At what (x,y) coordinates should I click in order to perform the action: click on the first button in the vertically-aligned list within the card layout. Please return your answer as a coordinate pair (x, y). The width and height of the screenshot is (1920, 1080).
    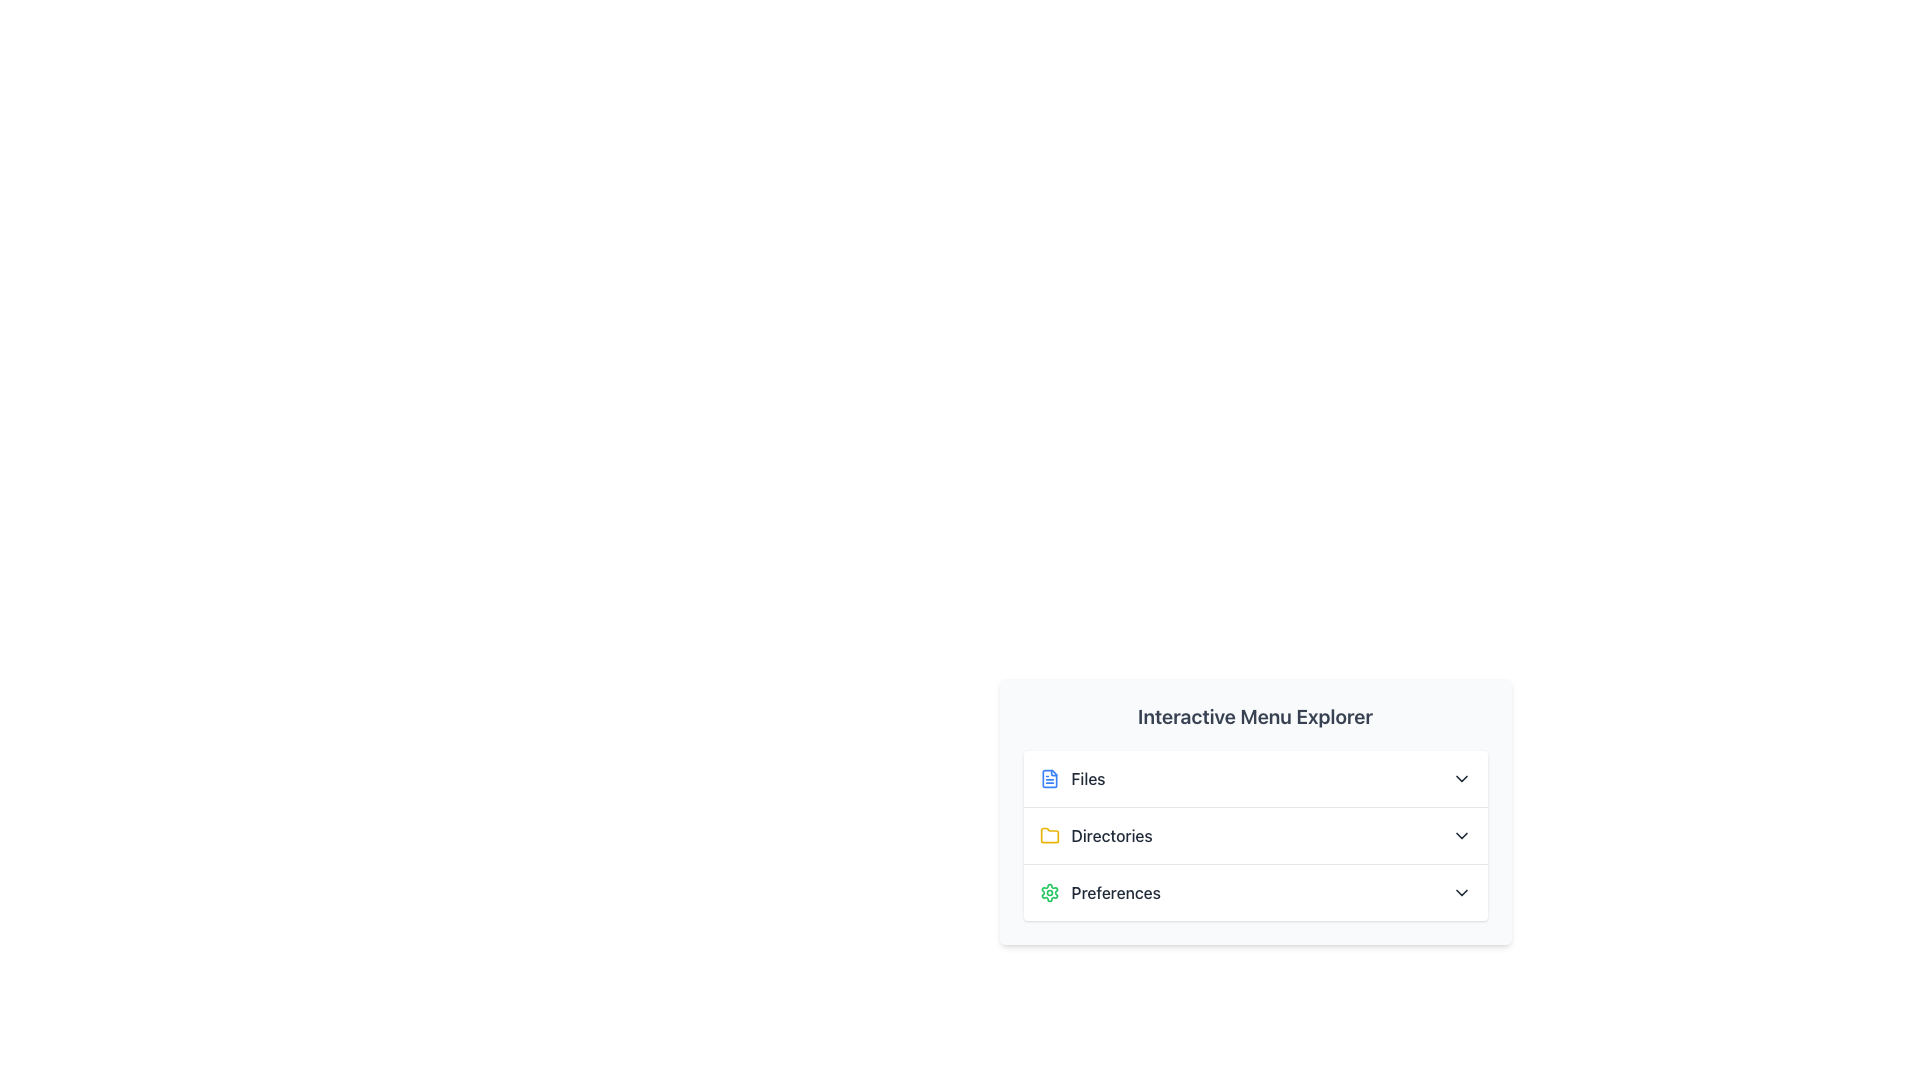
    Looking at the image, I should click on (1254, 778).